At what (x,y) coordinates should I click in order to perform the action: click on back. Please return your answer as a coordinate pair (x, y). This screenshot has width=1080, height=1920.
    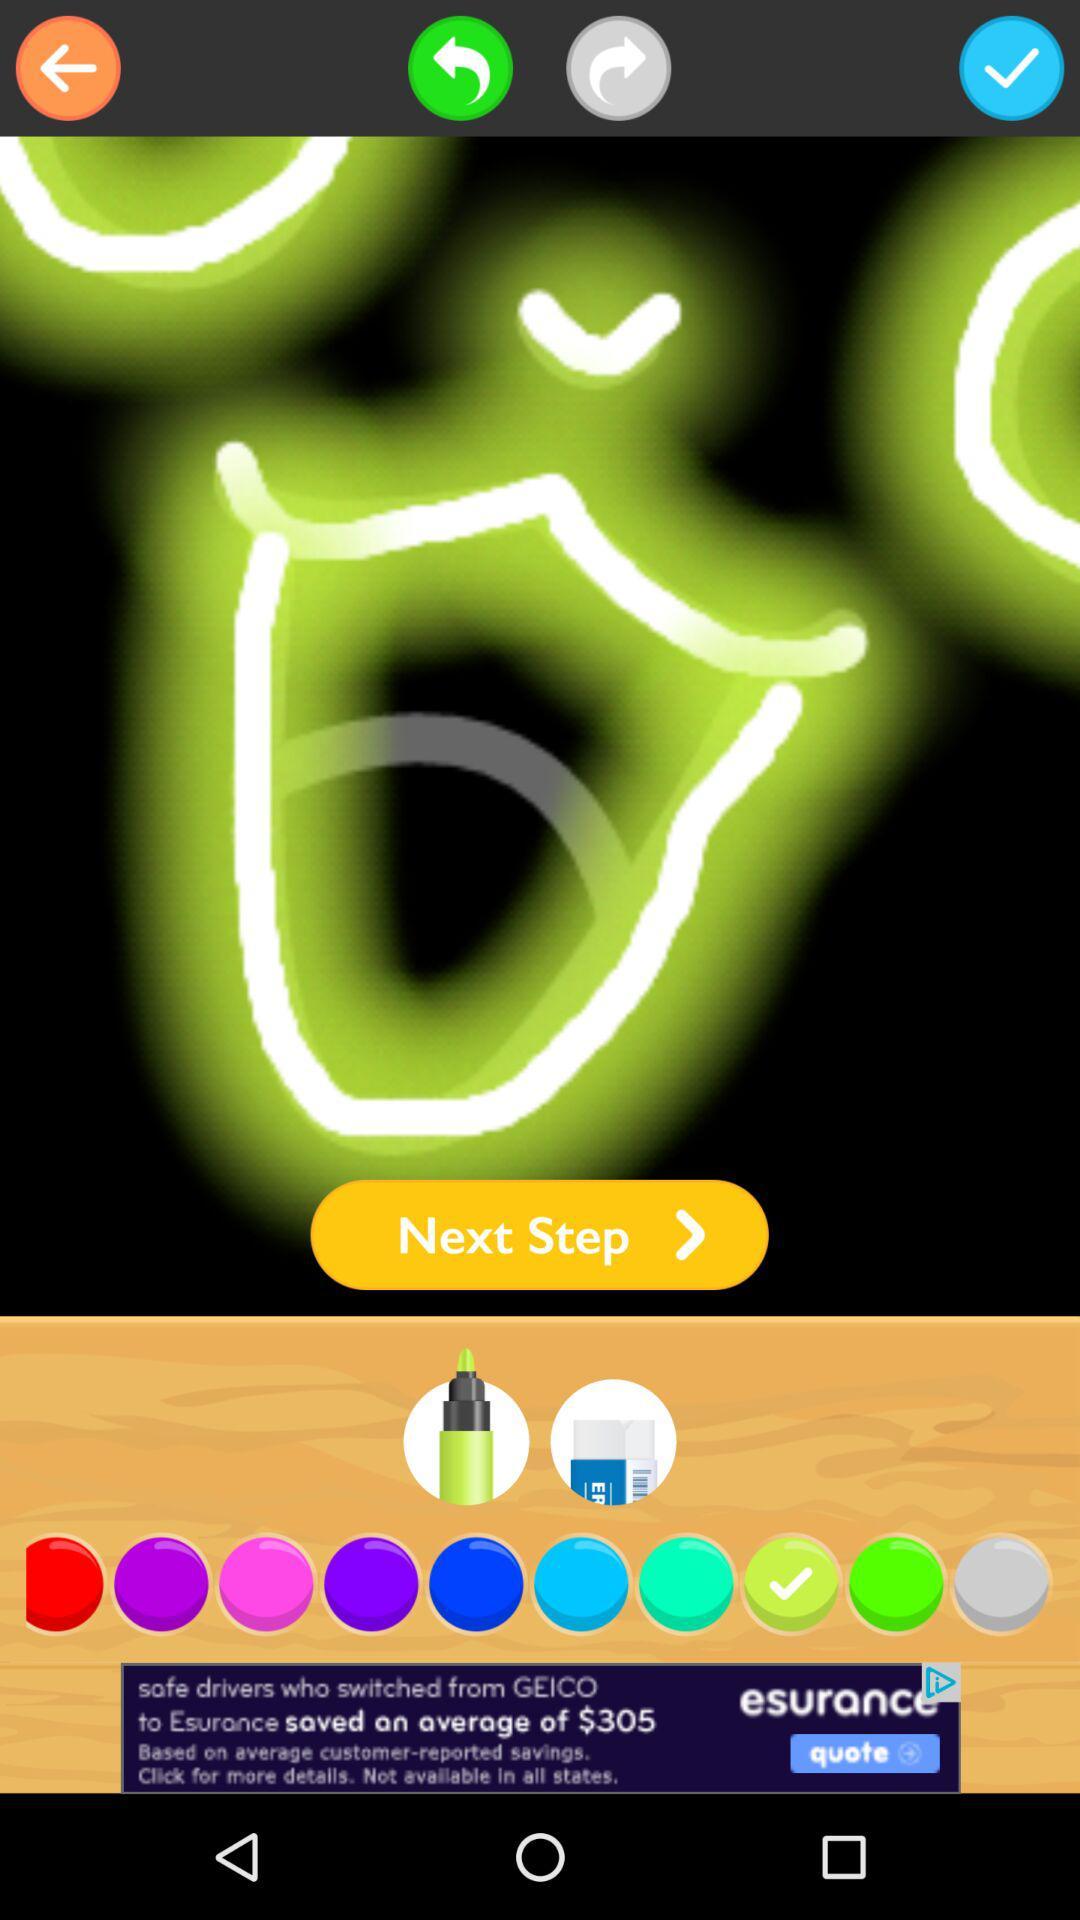
    Looking at the image, I should click on (67, 68).